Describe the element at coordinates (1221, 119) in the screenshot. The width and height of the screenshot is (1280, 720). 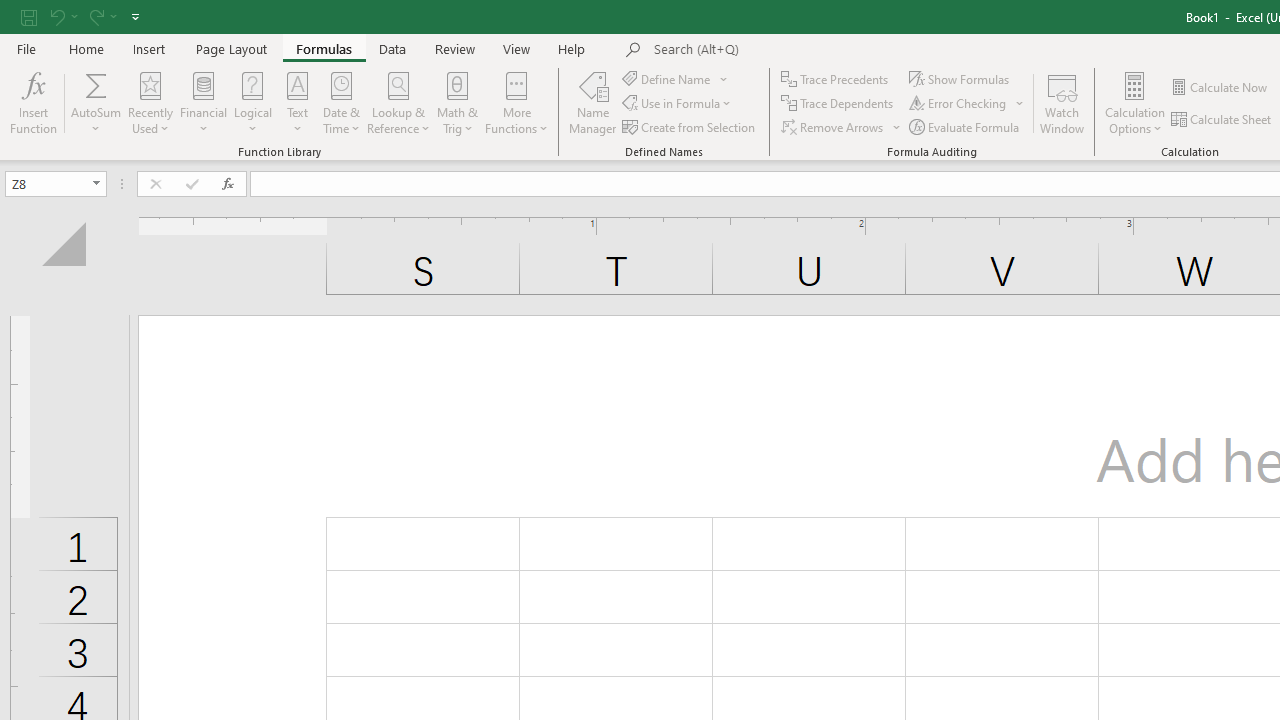
I see `'Calculate Sheet'` at that location.